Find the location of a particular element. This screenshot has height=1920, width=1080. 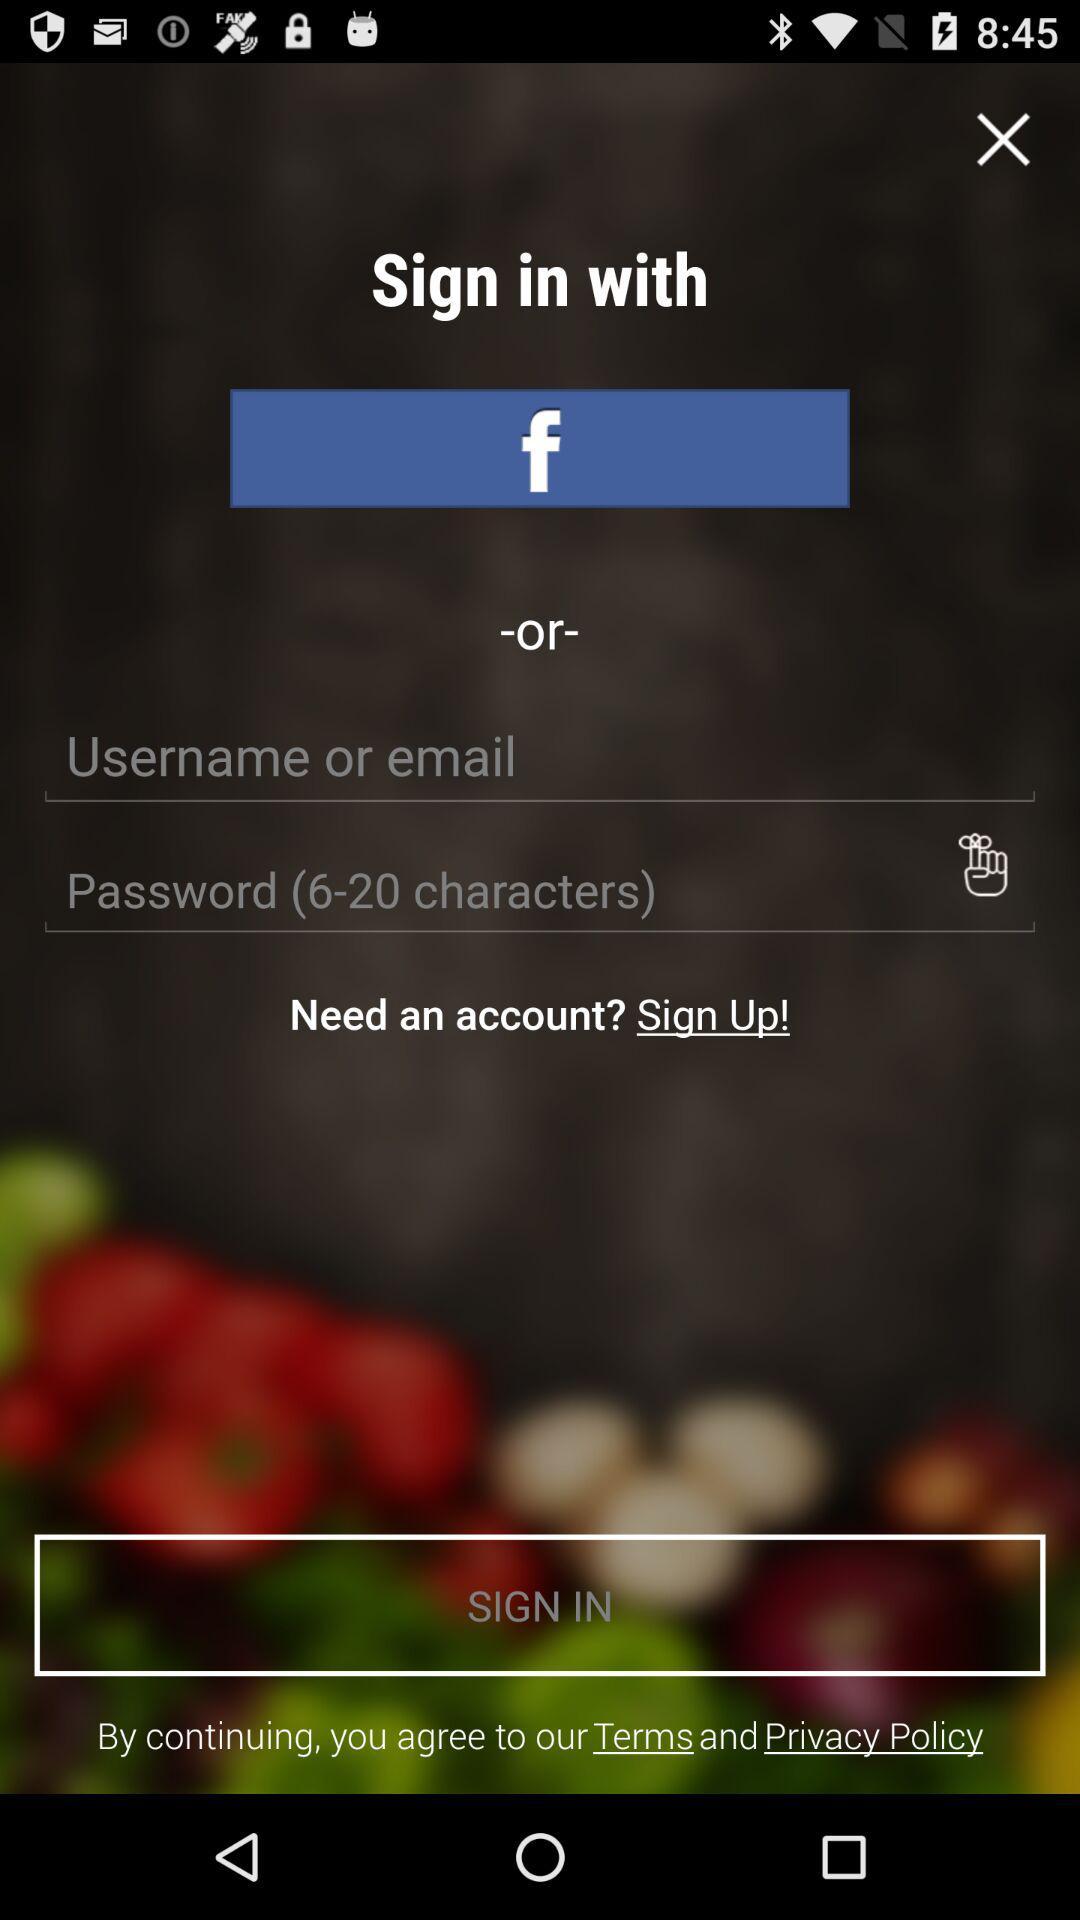

the button above the sign in is located at coordinates (712, 1013).